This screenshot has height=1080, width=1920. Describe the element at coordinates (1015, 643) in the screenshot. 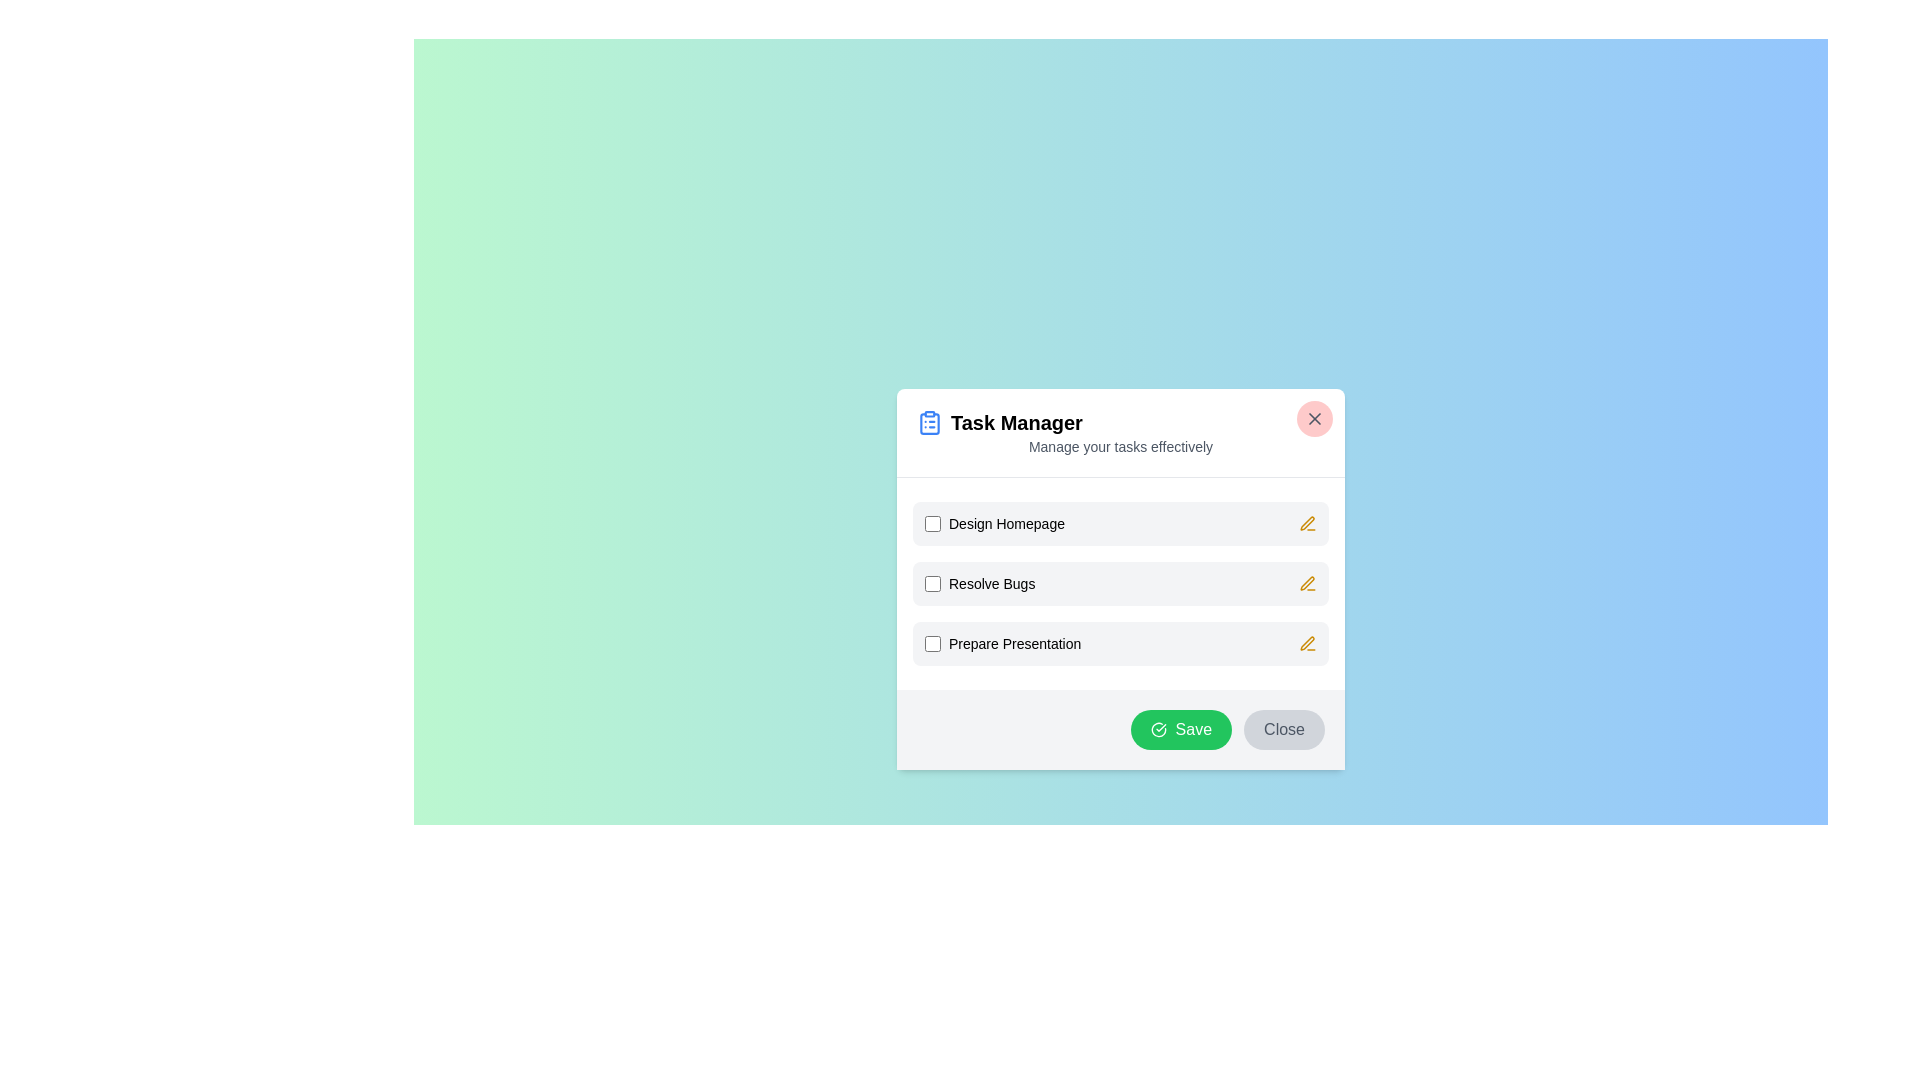

I see `the text label 'Prepare Presentation' in the Task Manager interface` at that location.